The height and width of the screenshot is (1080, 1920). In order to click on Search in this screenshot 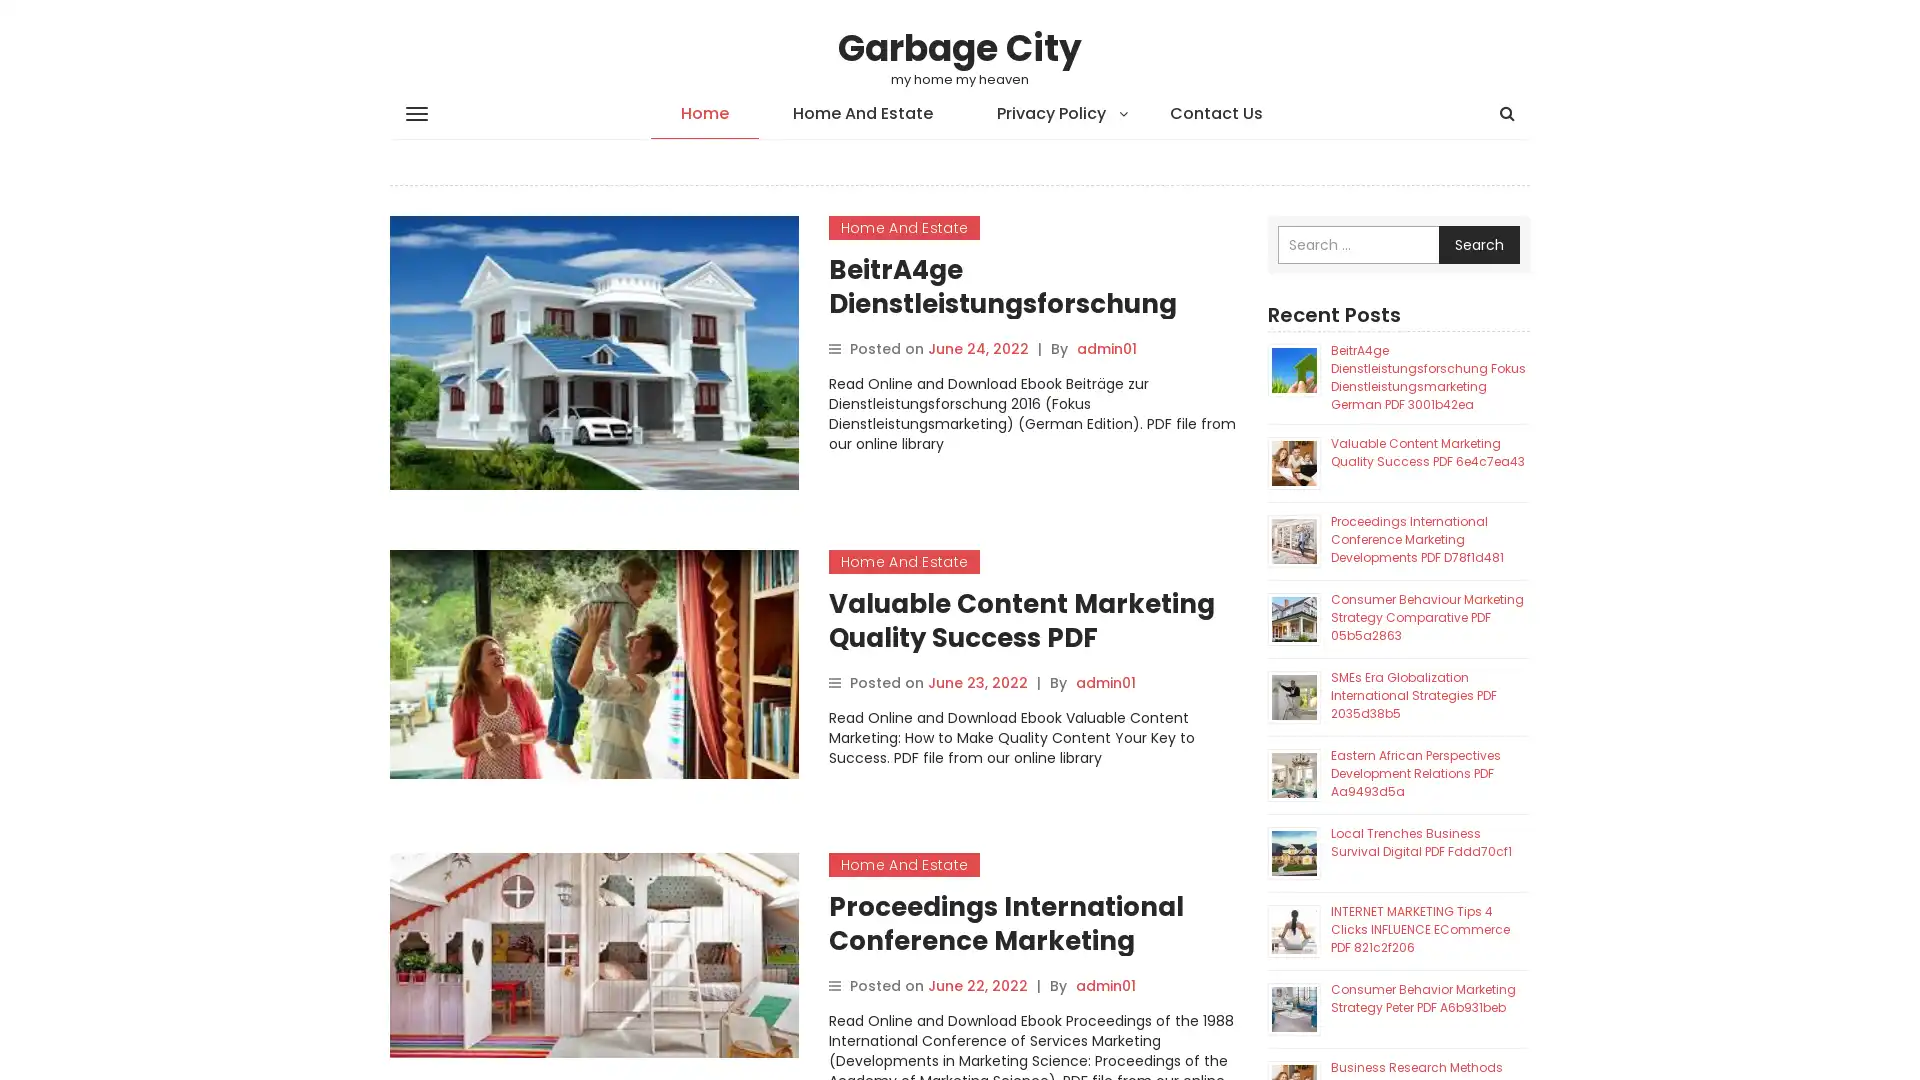, I will do `click(1479, 244)`.